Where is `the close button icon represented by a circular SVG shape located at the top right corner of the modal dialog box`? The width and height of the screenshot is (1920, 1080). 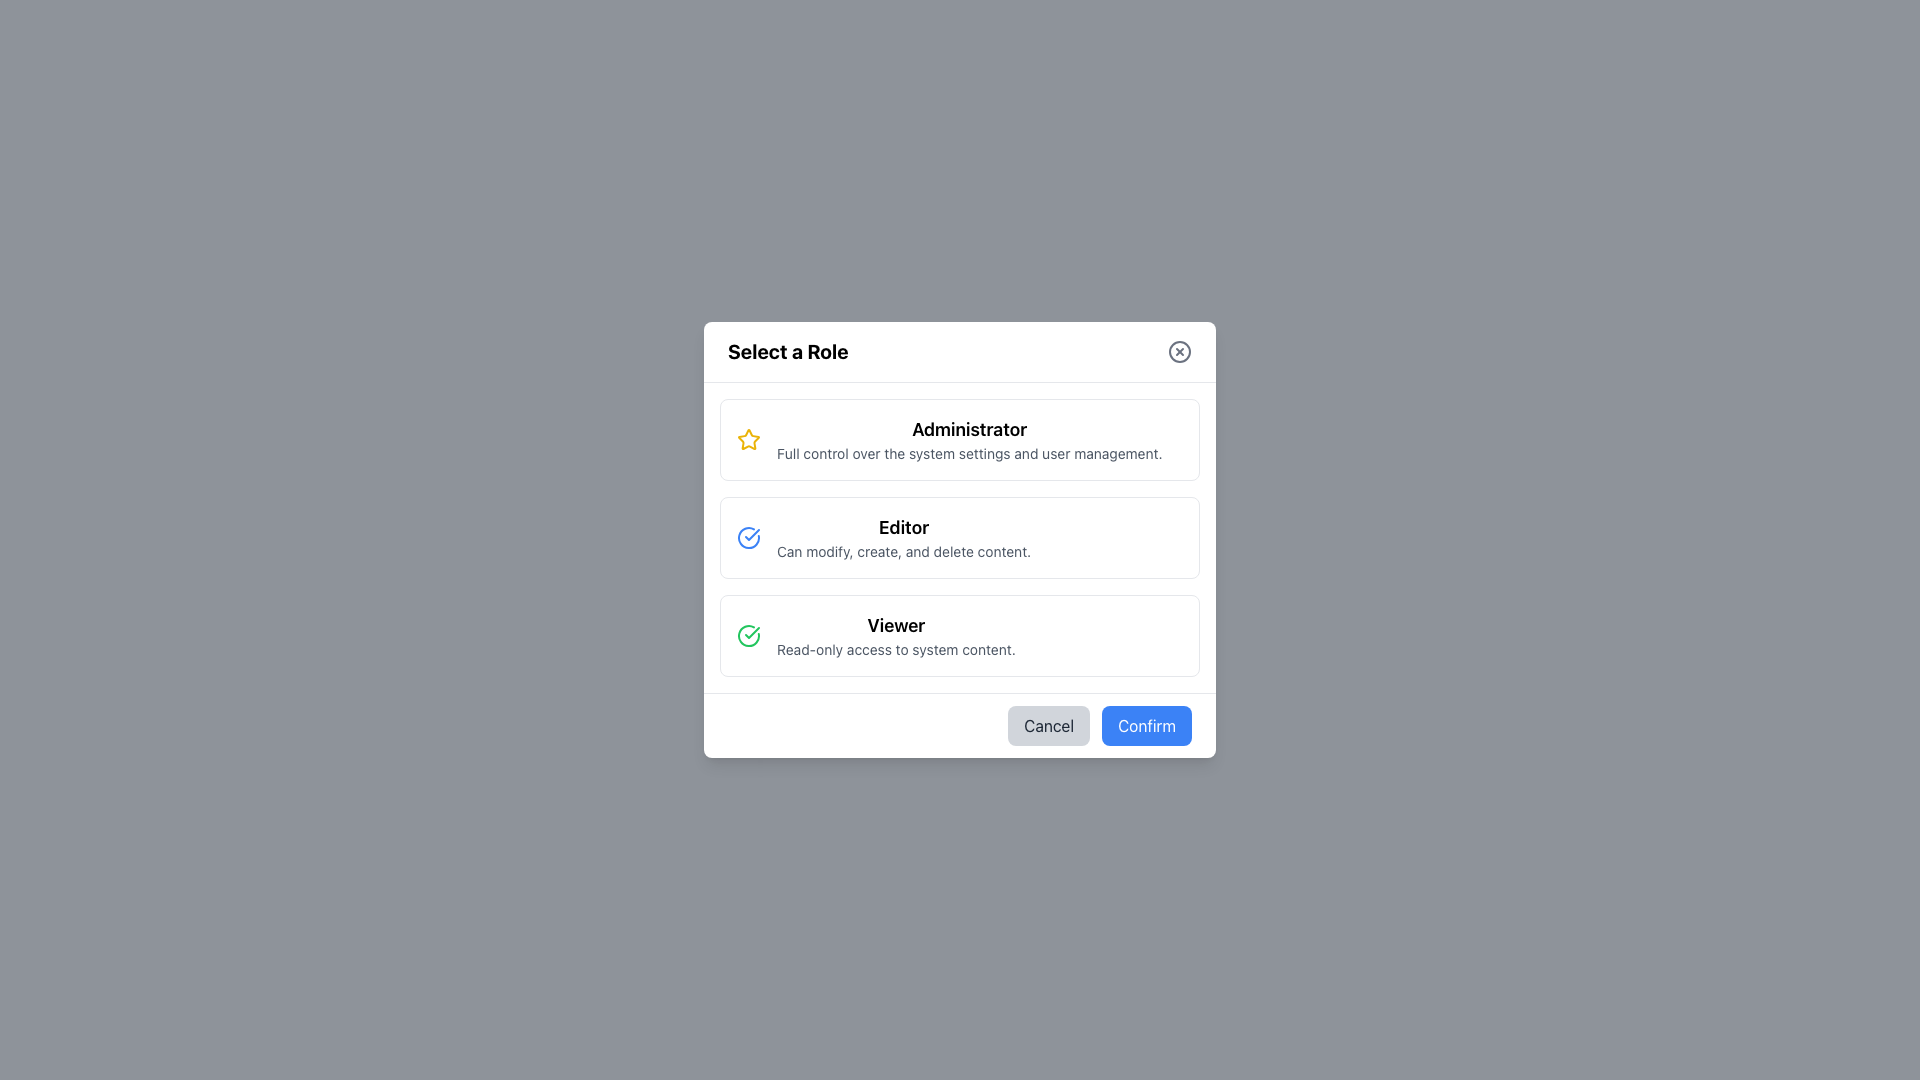
the close button icon represented by a circular SVG shape located at the top right corner of the modal dialog box is located at coordinates (1180, 350).